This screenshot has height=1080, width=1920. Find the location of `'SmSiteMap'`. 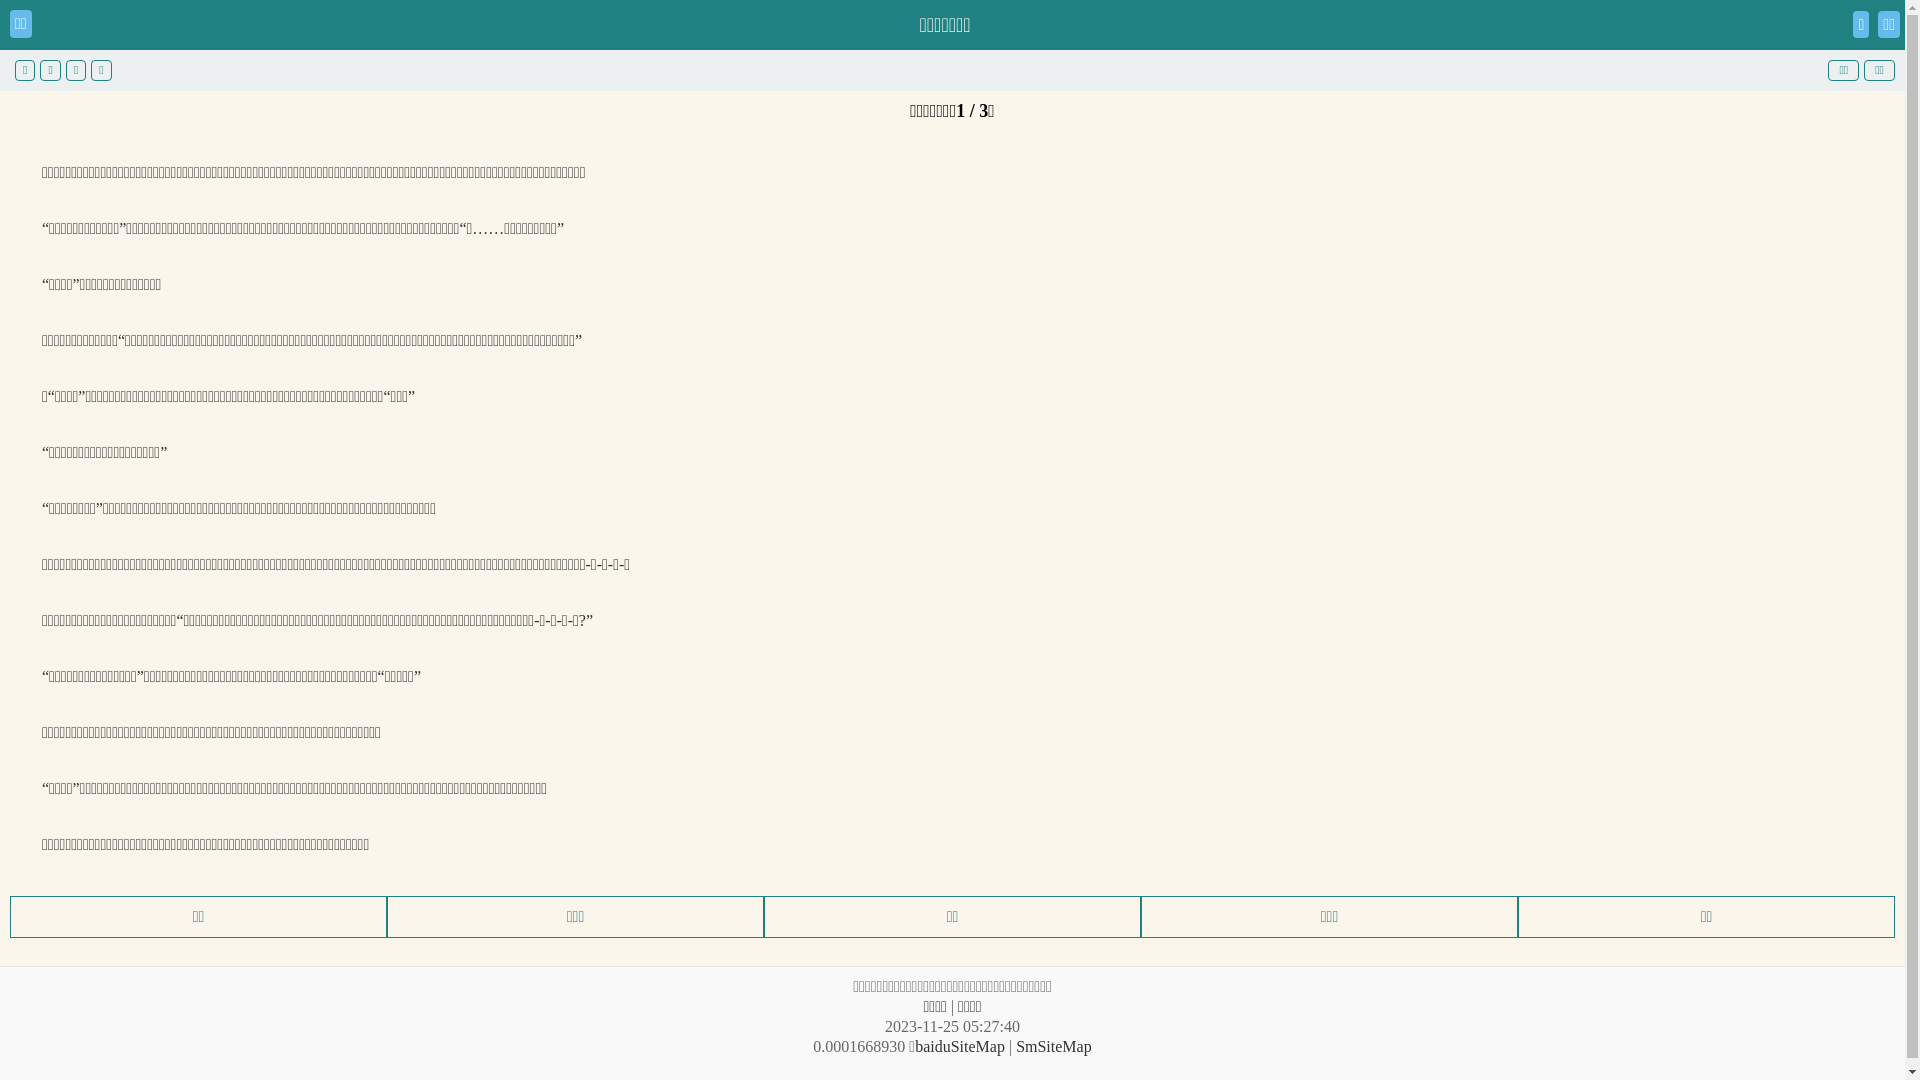

'SmSiteMap' is located at coordinates (1053, 1045).